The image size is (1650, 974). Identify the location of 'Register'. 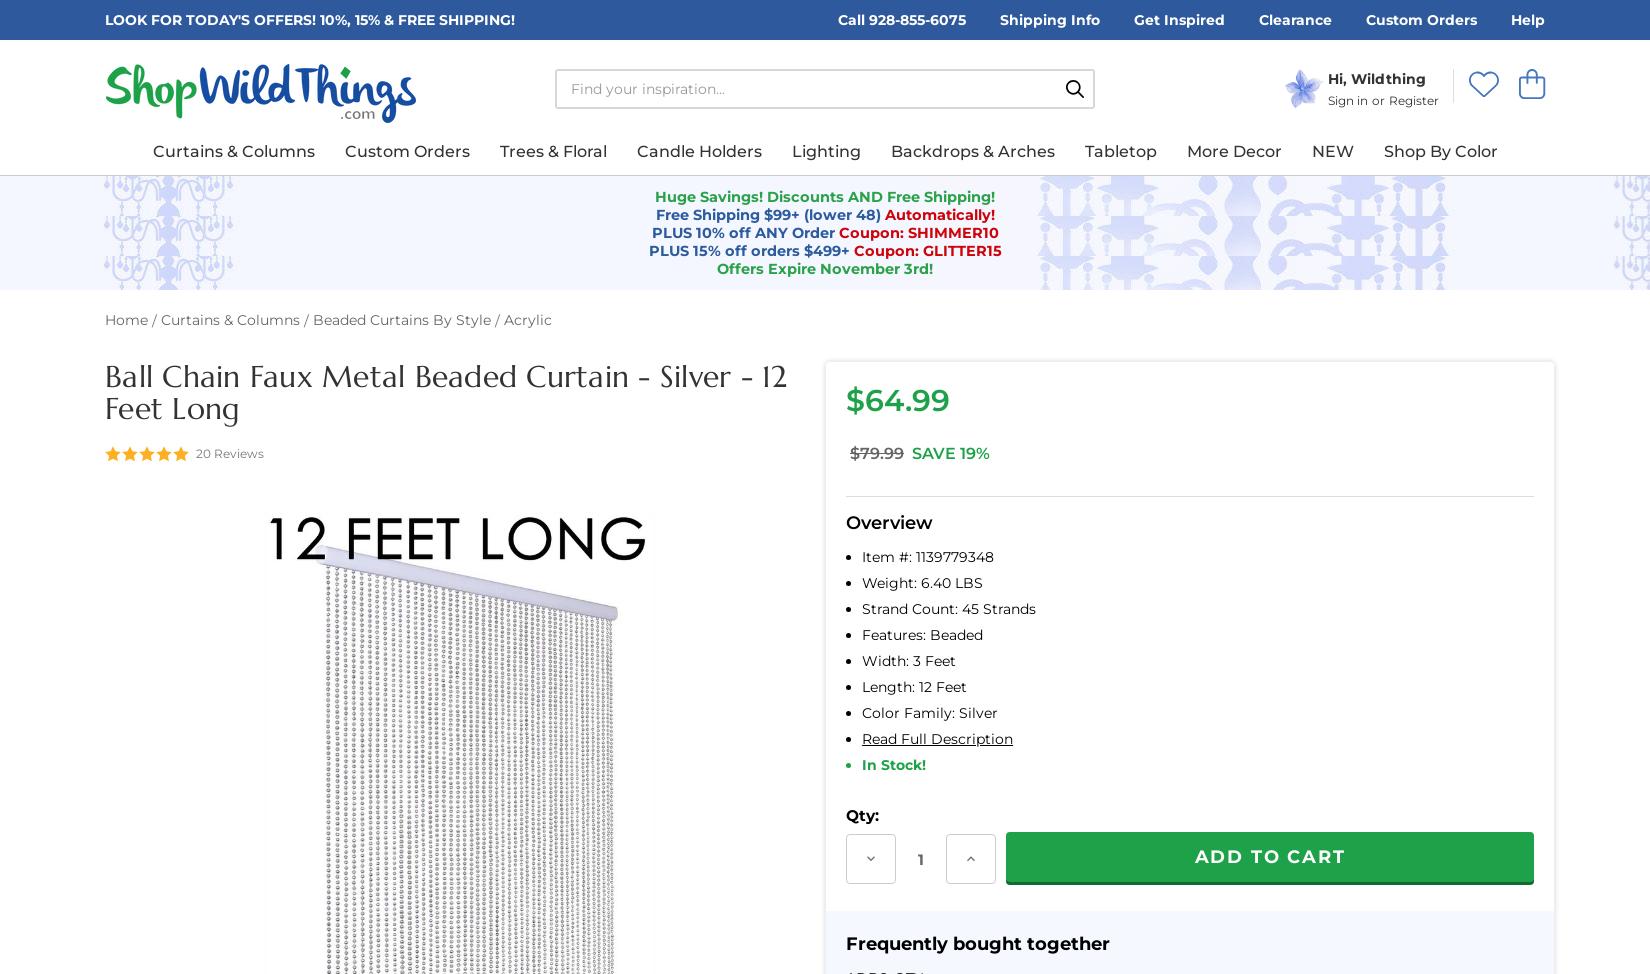
(1412, 99).